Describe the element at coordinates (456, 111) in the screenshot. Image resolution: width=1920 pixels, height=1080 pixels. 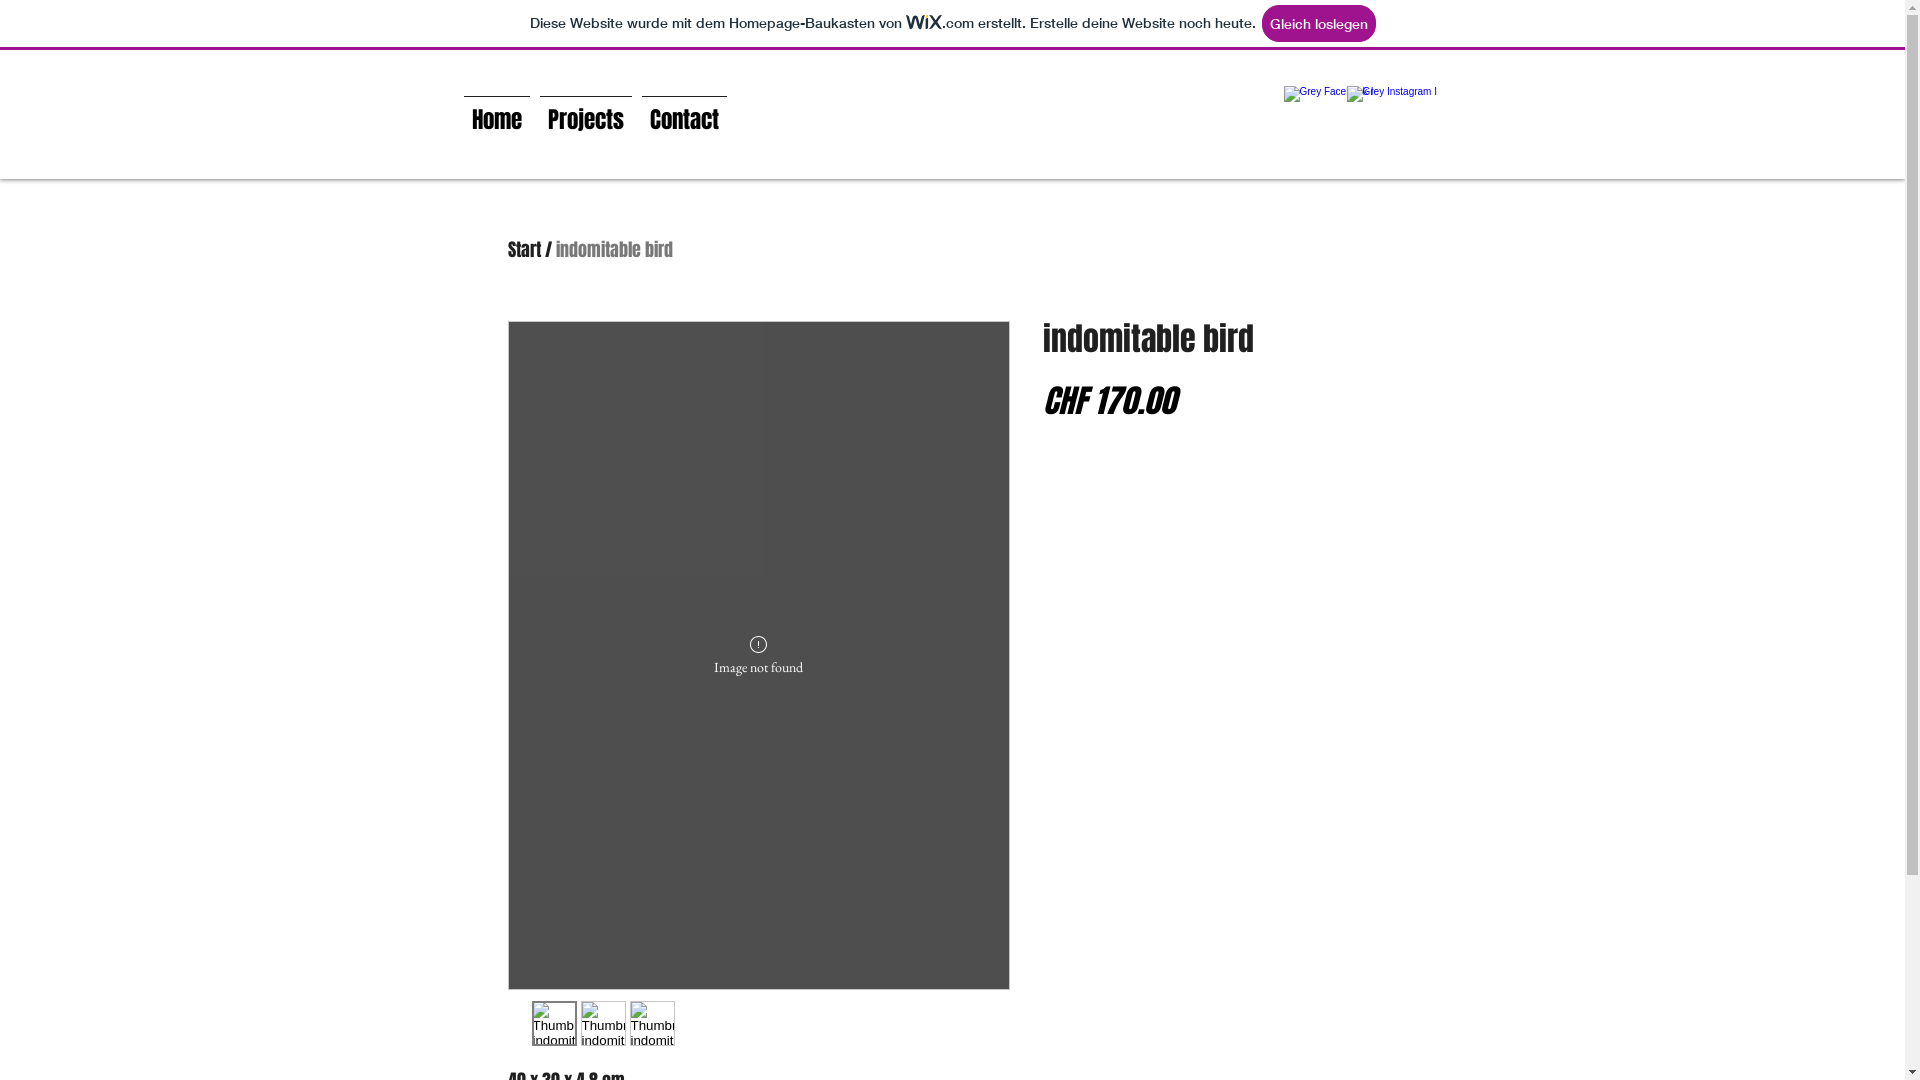
I see `'Home'` at that location.